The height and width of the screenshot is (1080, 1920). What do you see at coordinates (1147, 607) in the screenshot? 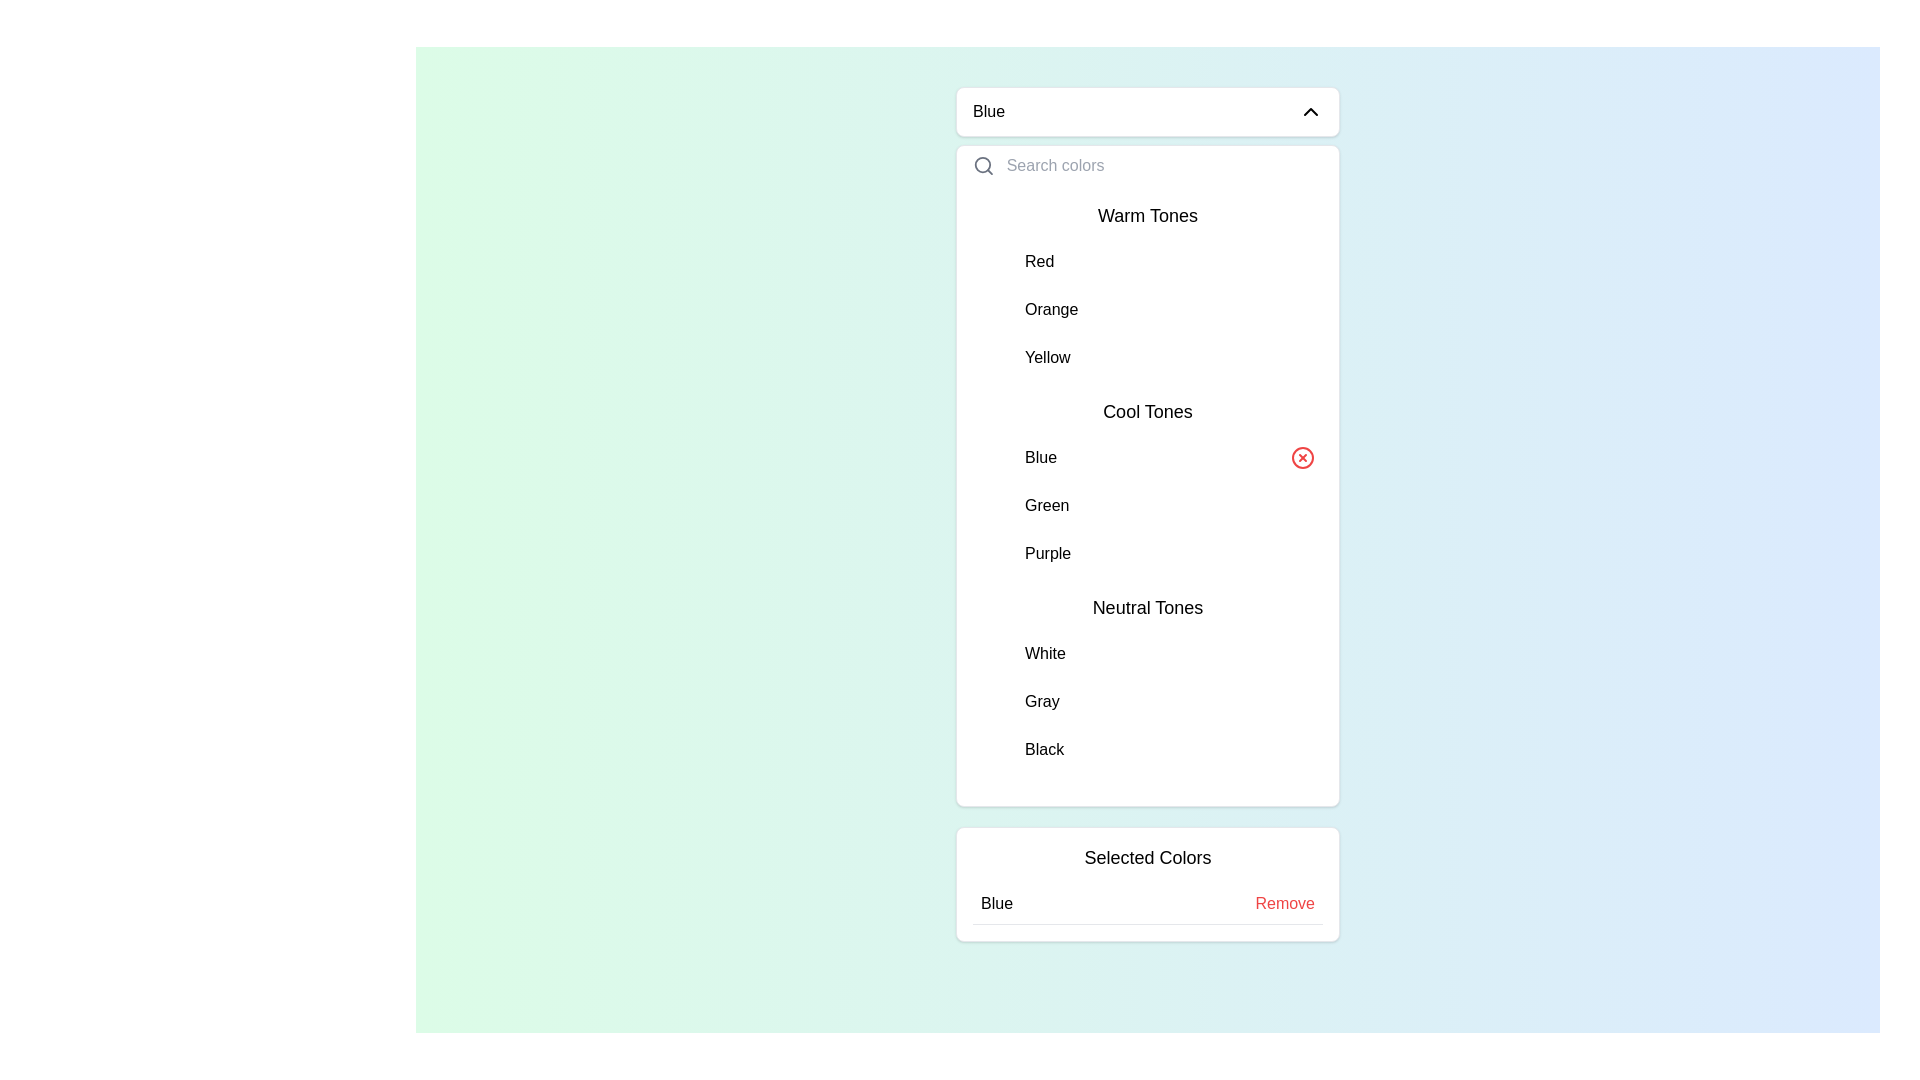
I see `the 'Neutral Tones' label in the color selection menu, which is styled with semi-bold text and is positioned above the color options` at bounding box center [1147, 607].